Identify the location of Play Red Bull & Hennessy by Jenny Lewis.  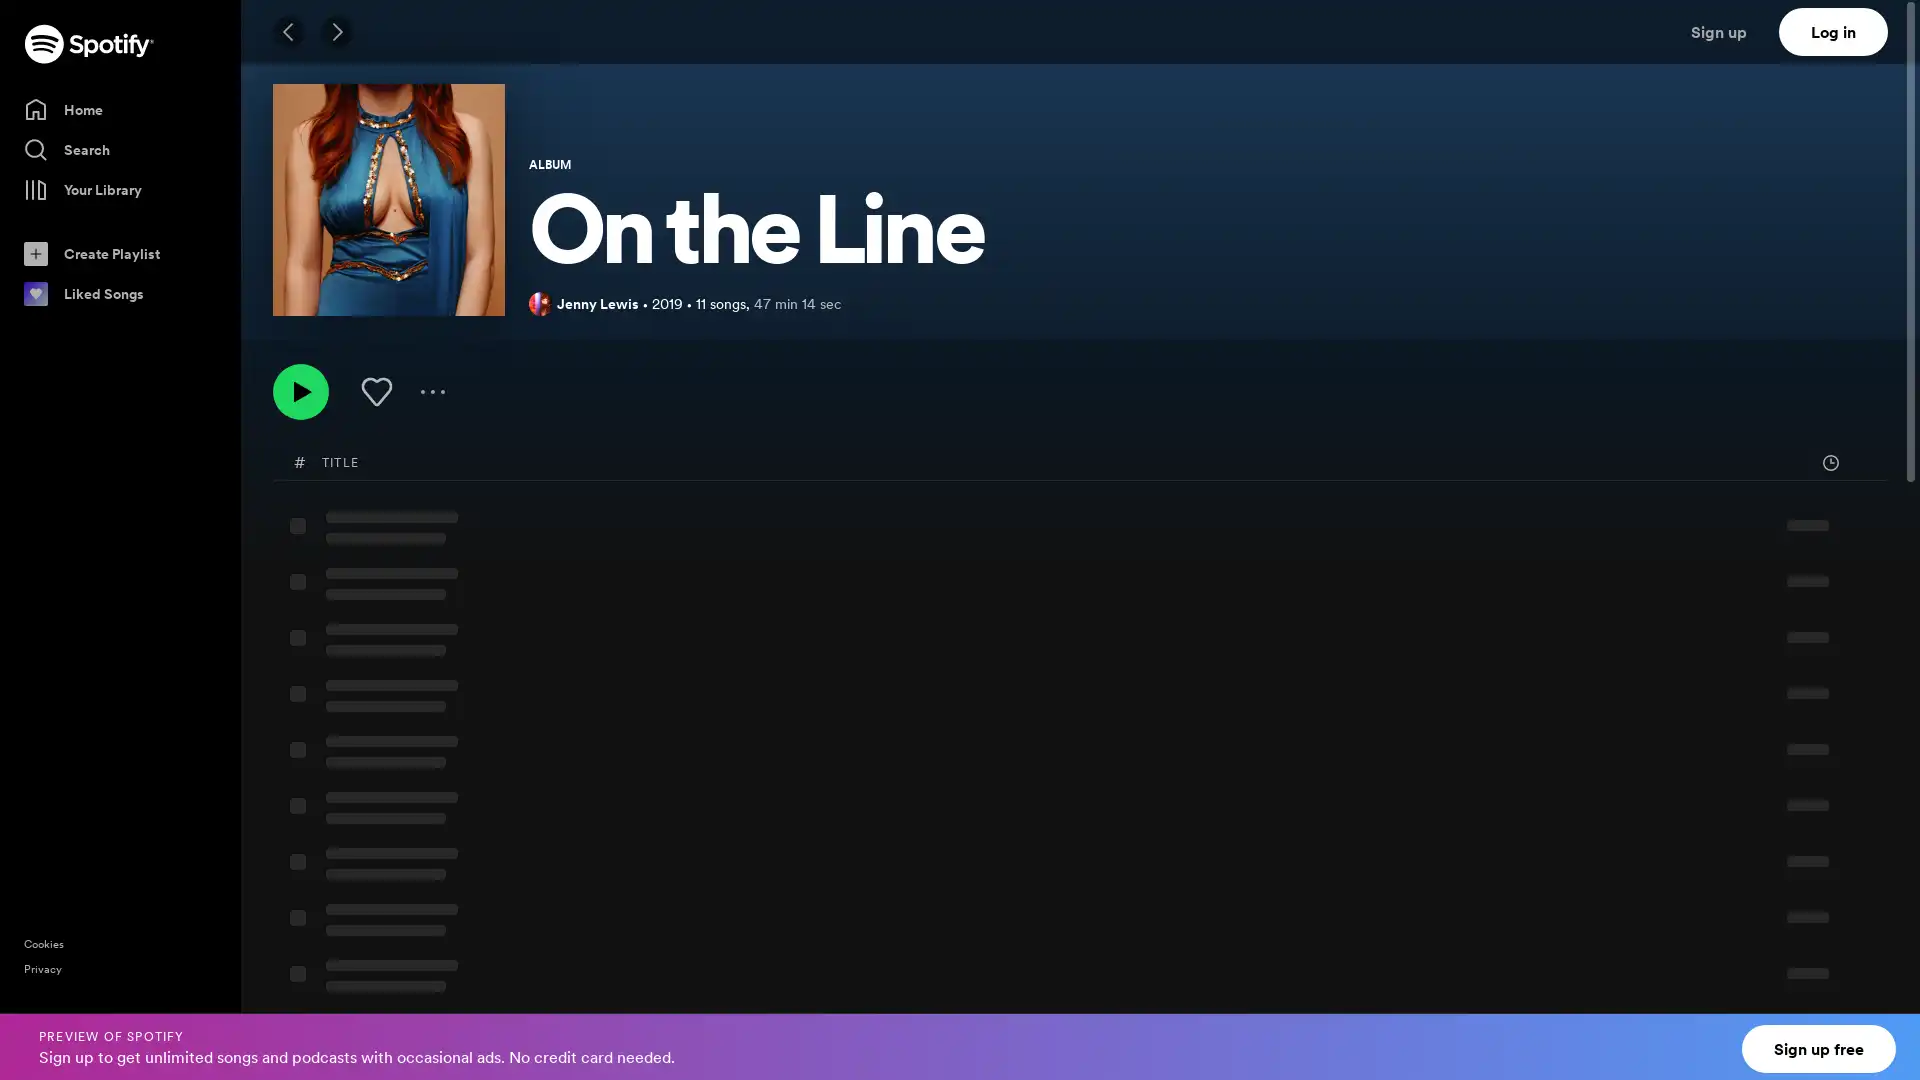
(297, 637).